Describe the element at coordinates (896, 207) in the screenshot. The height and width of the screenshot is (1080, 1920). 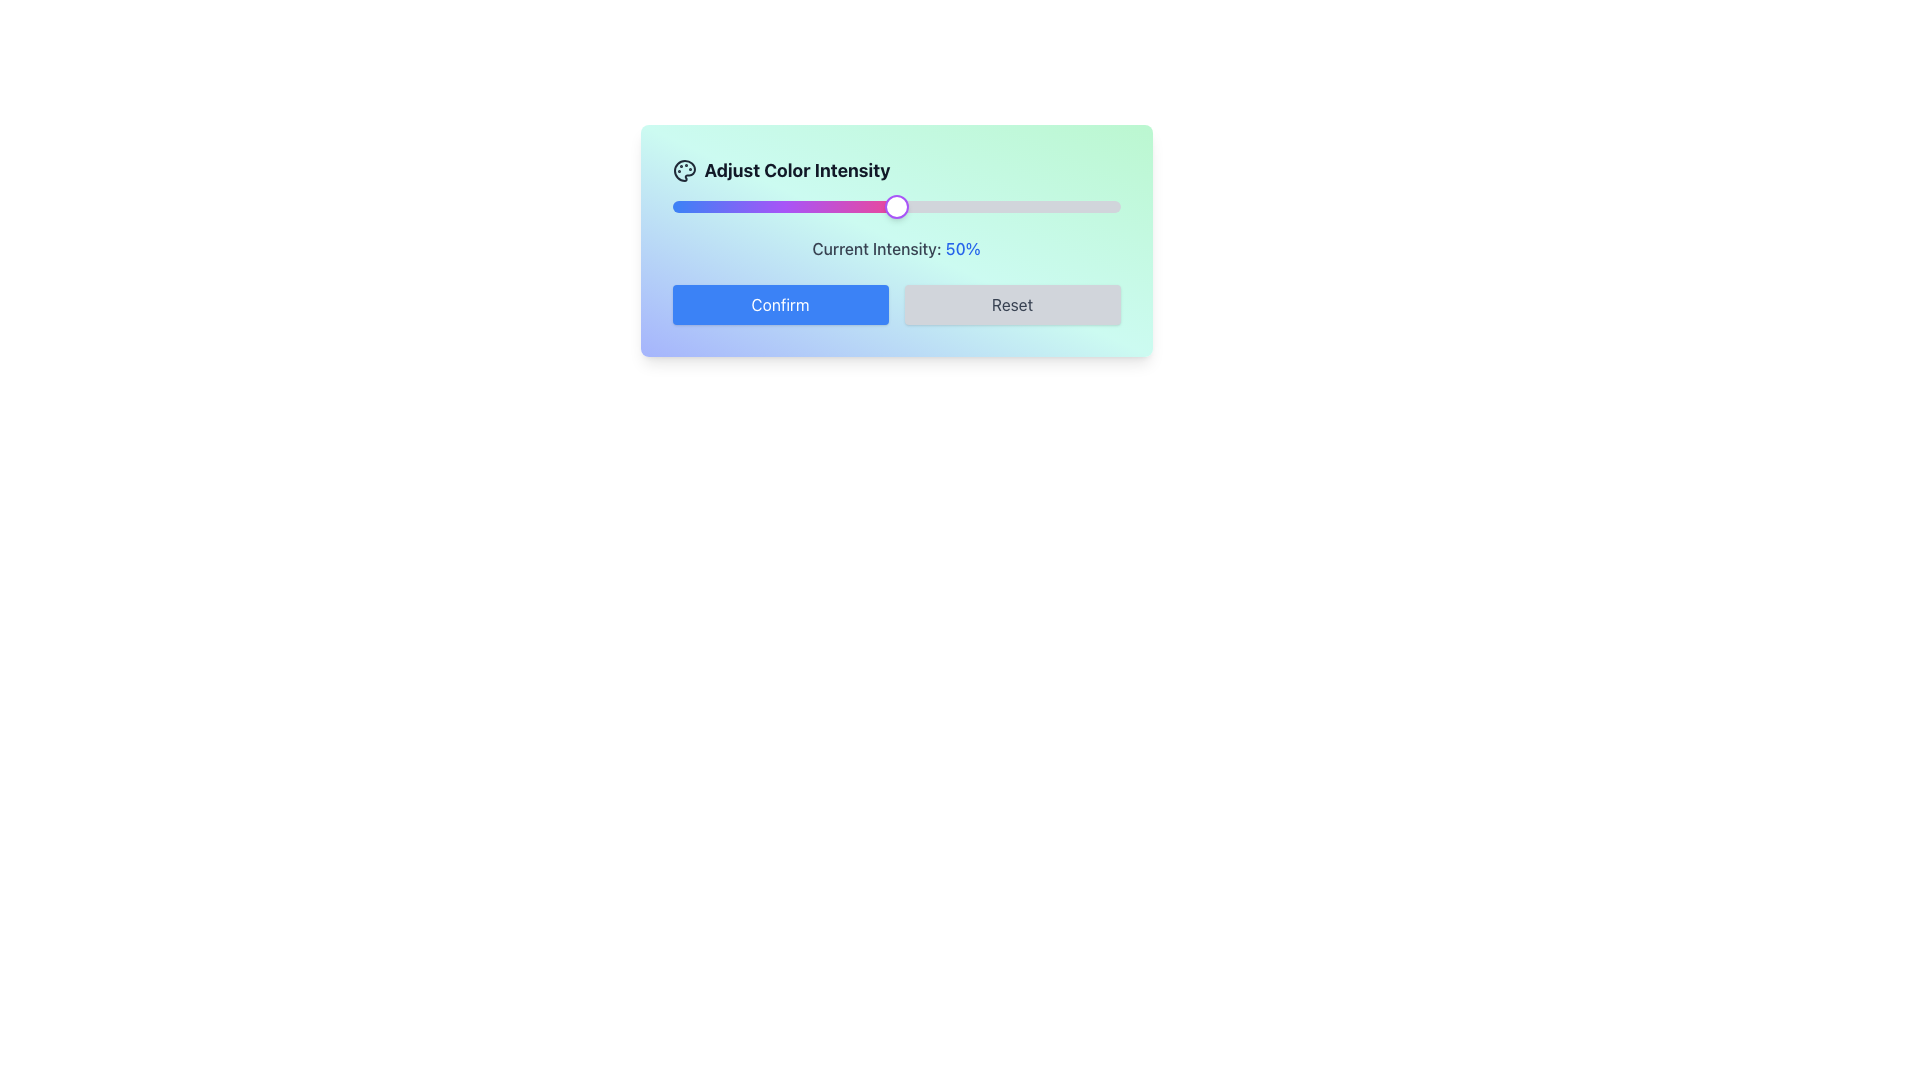
I see `the intensity` at that location.